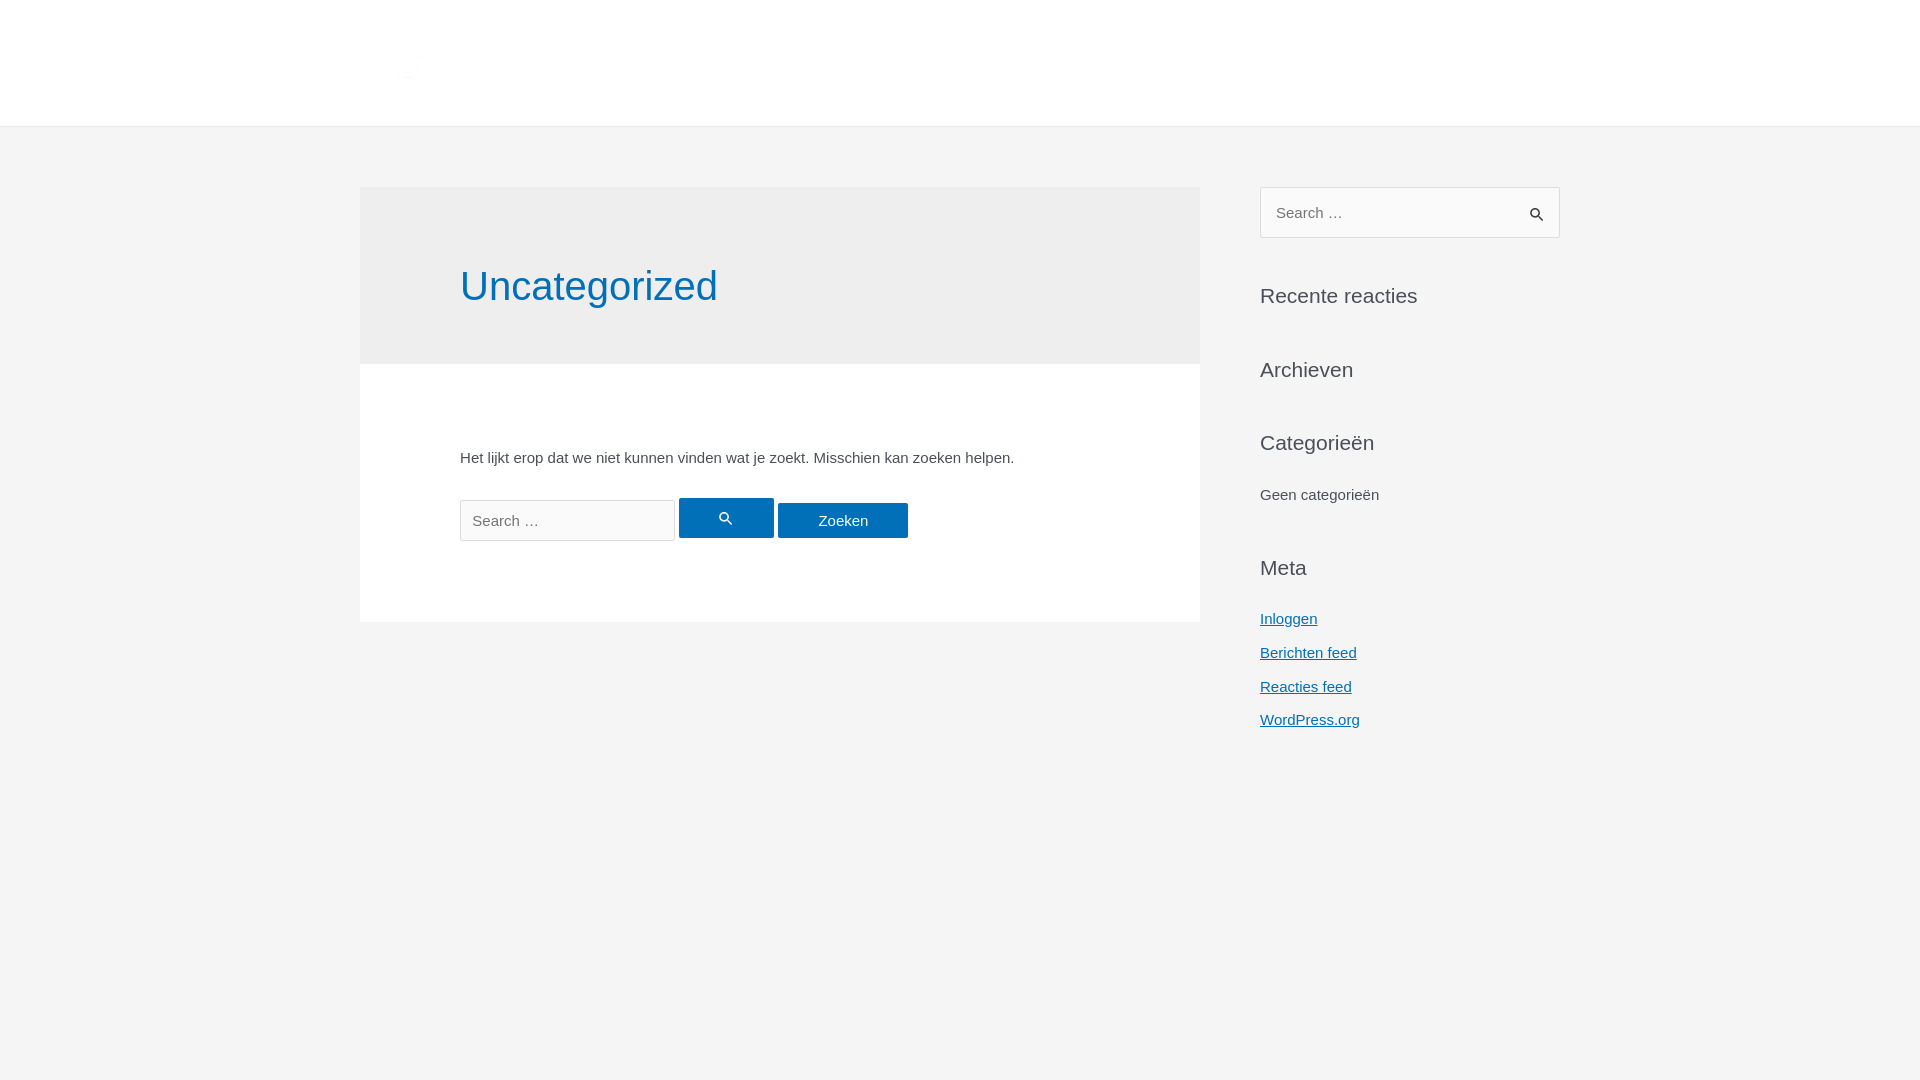 The height and width of the screenshot is (1080, 1920). What do you see at coordinates (776, 519) in the screenshot?
I see `'Zoeken'` at bounding box center [776, 519].